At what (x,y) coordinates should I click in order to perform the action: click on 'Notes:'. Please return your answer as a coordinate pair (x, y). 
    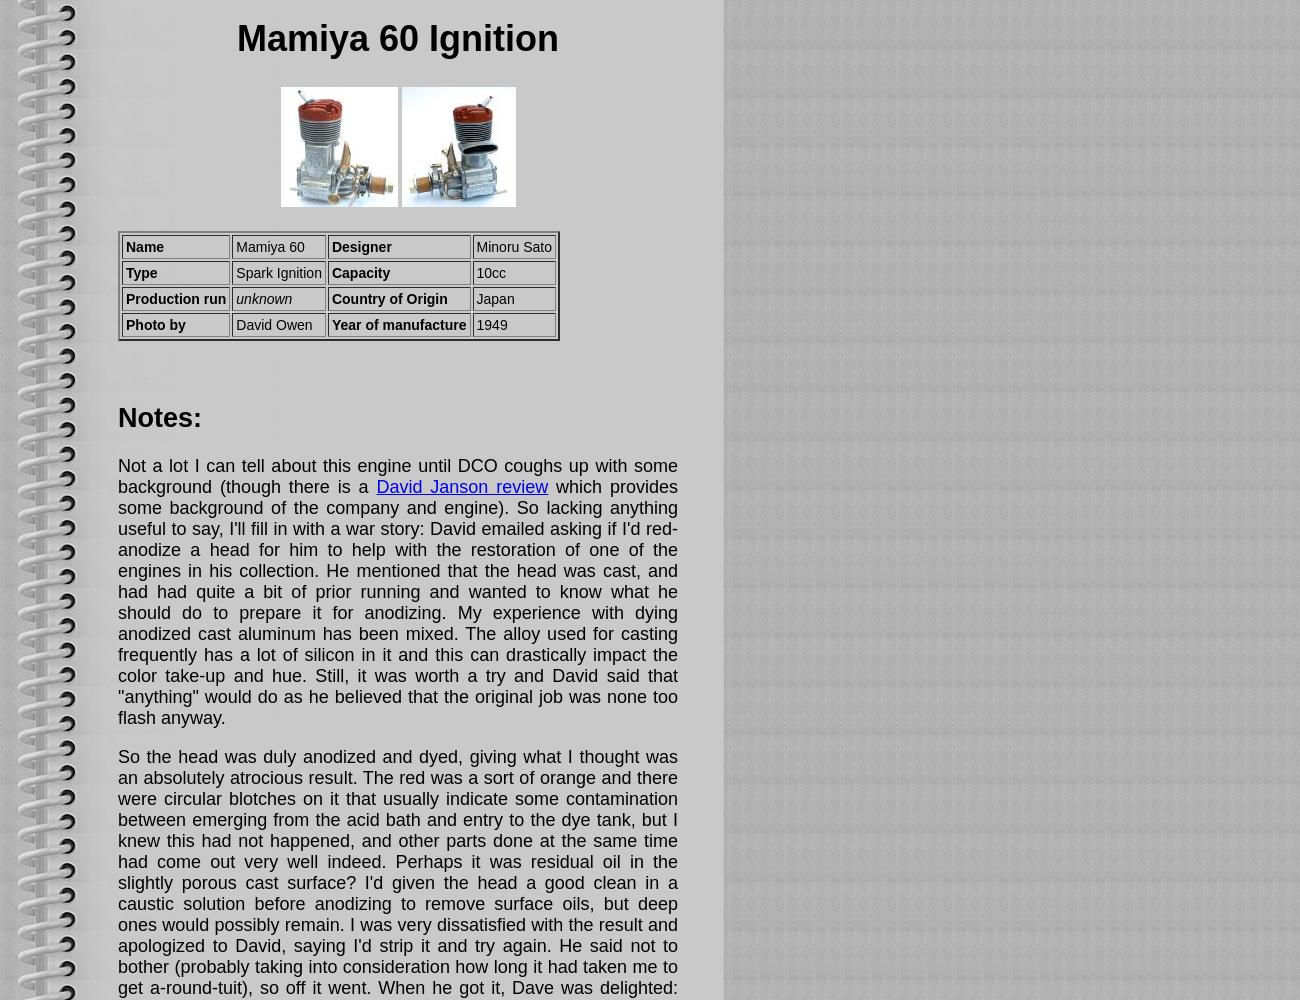
    Looking at the image, I should click on (117, 417).